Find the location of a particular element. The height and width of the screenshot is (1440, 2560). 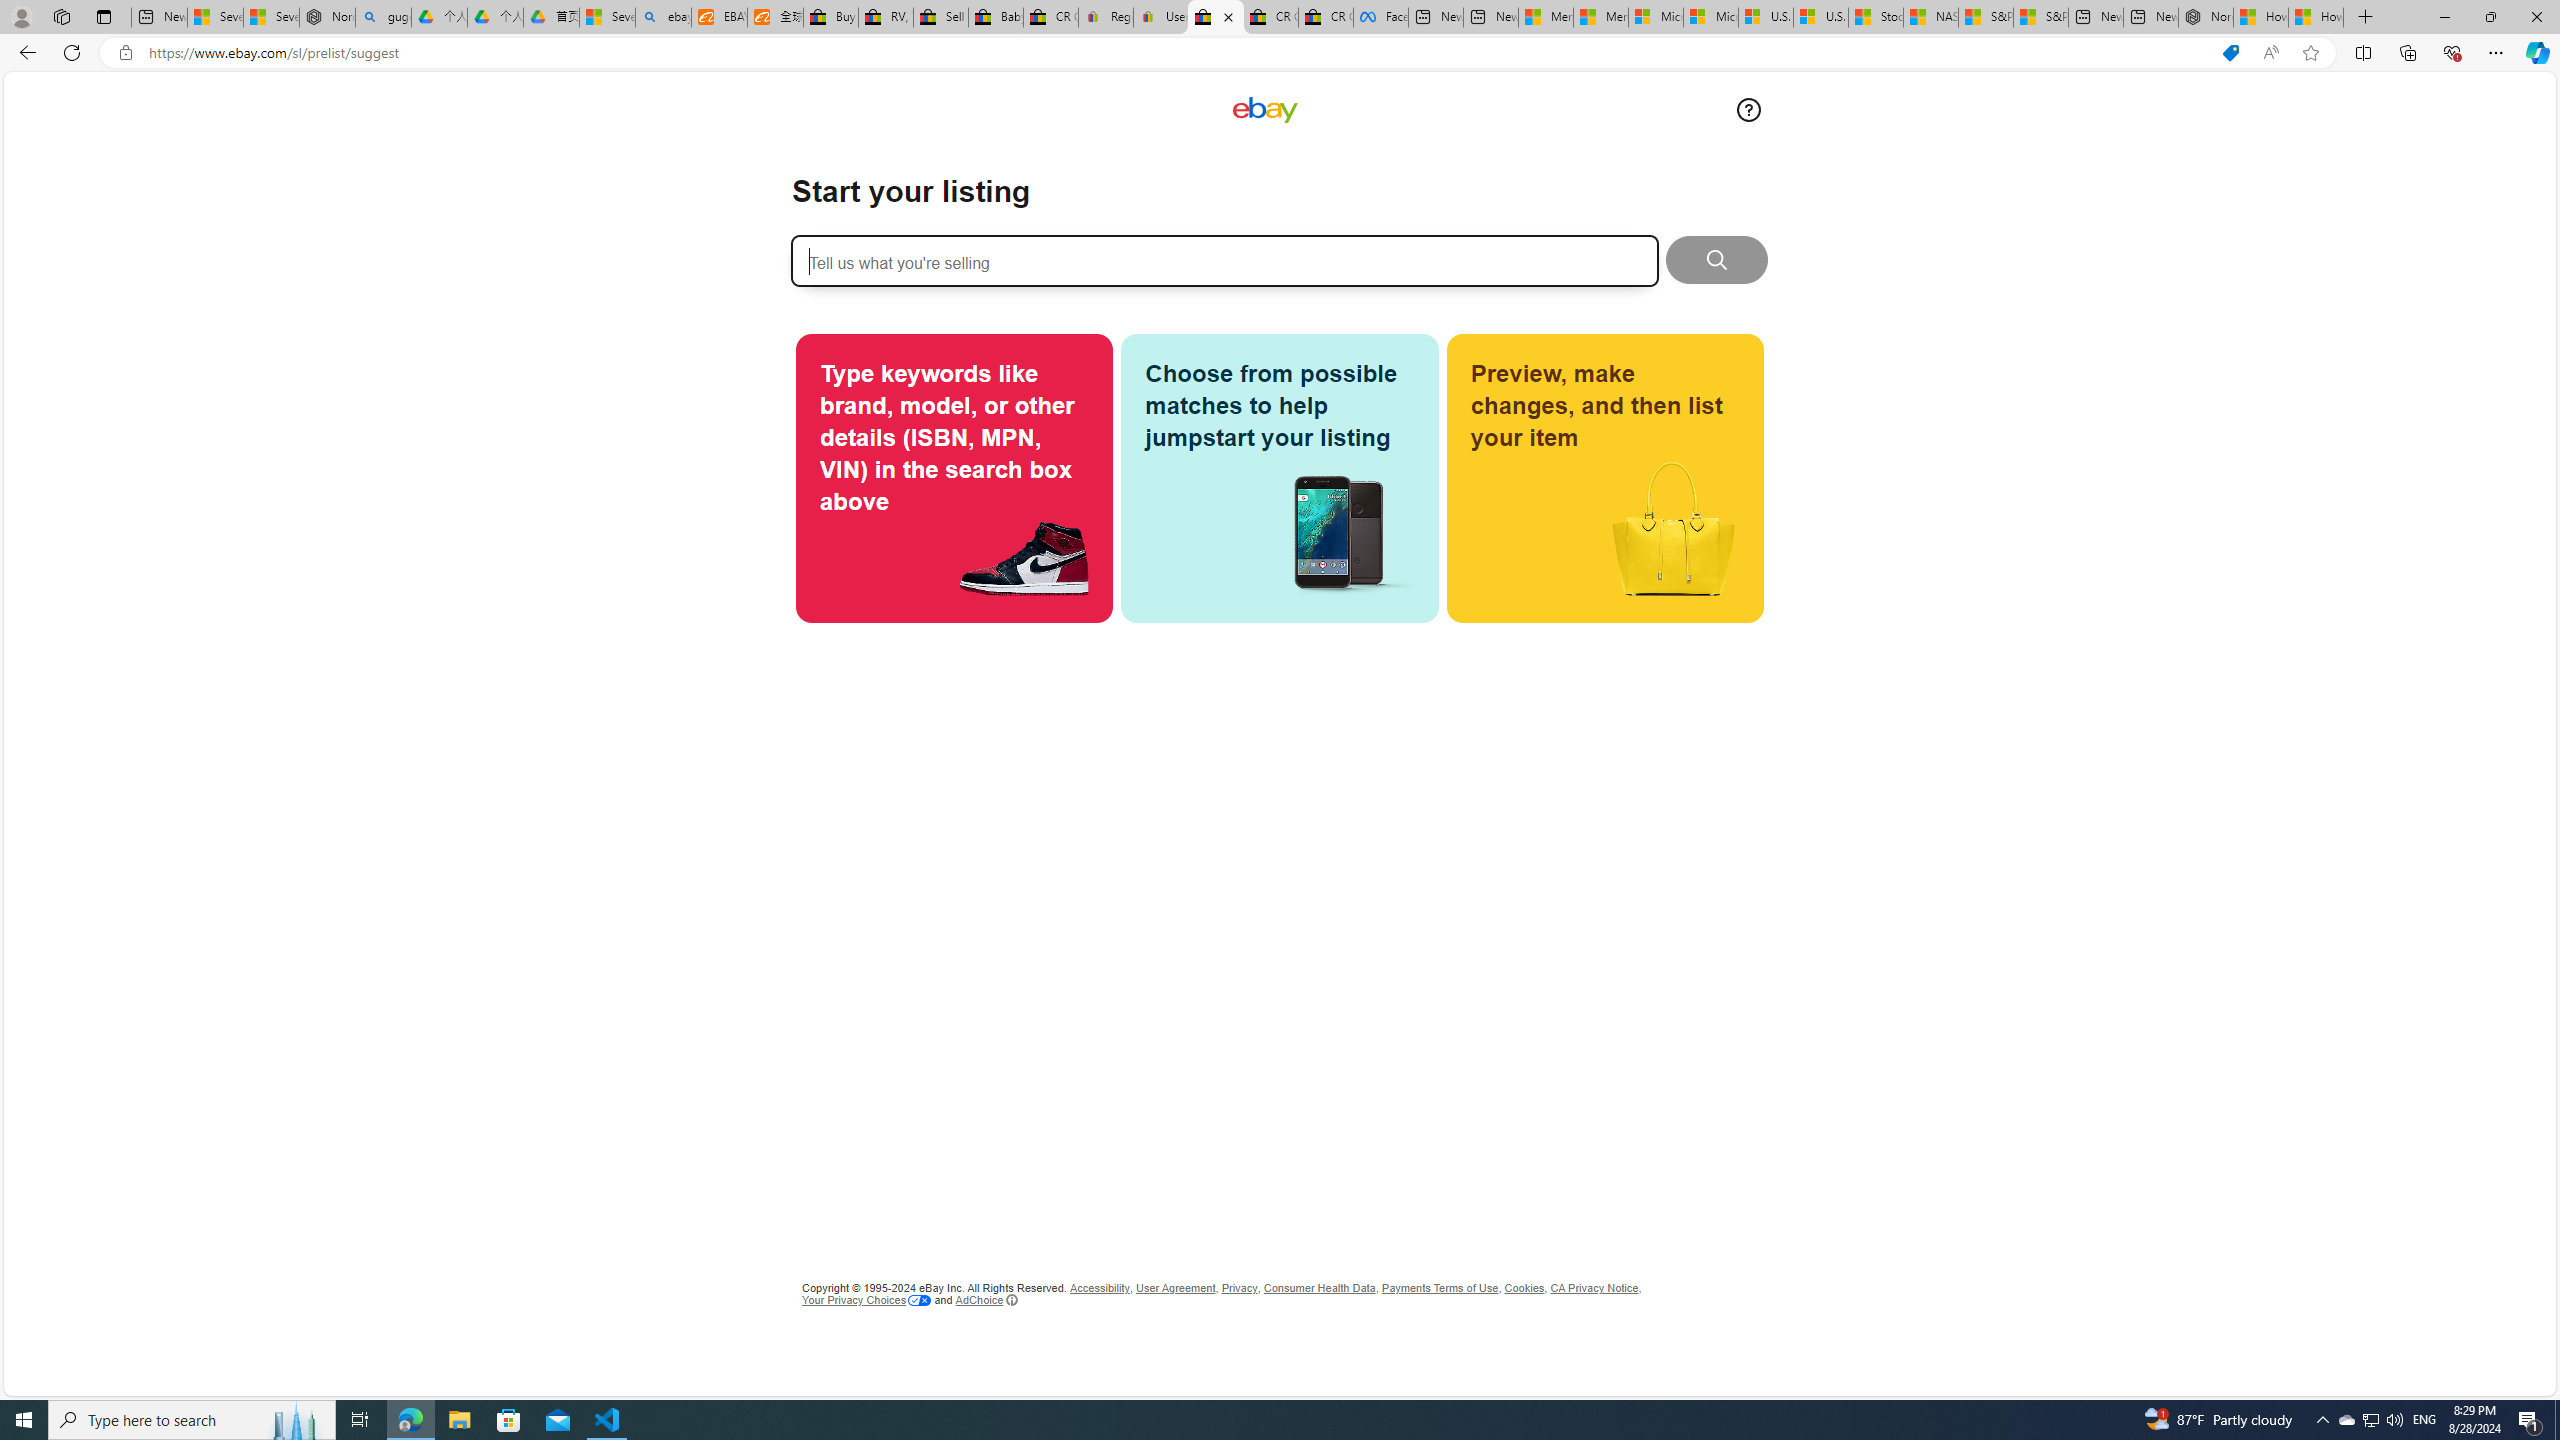

'guge yunpan - Search' is located at coordinates (383, 16).